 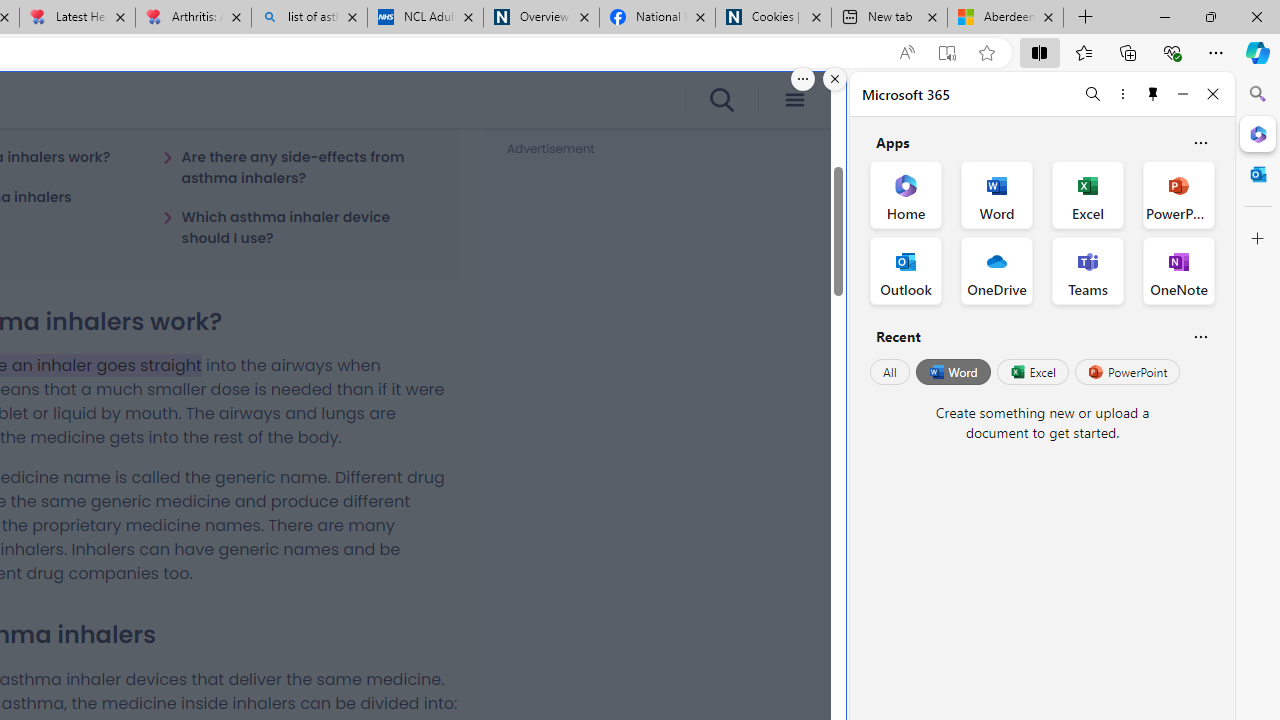 What do you see at coordinates (905, 271) in the screenshot?
I see `'Outlook Office App'` at bounding box center [905, 271].